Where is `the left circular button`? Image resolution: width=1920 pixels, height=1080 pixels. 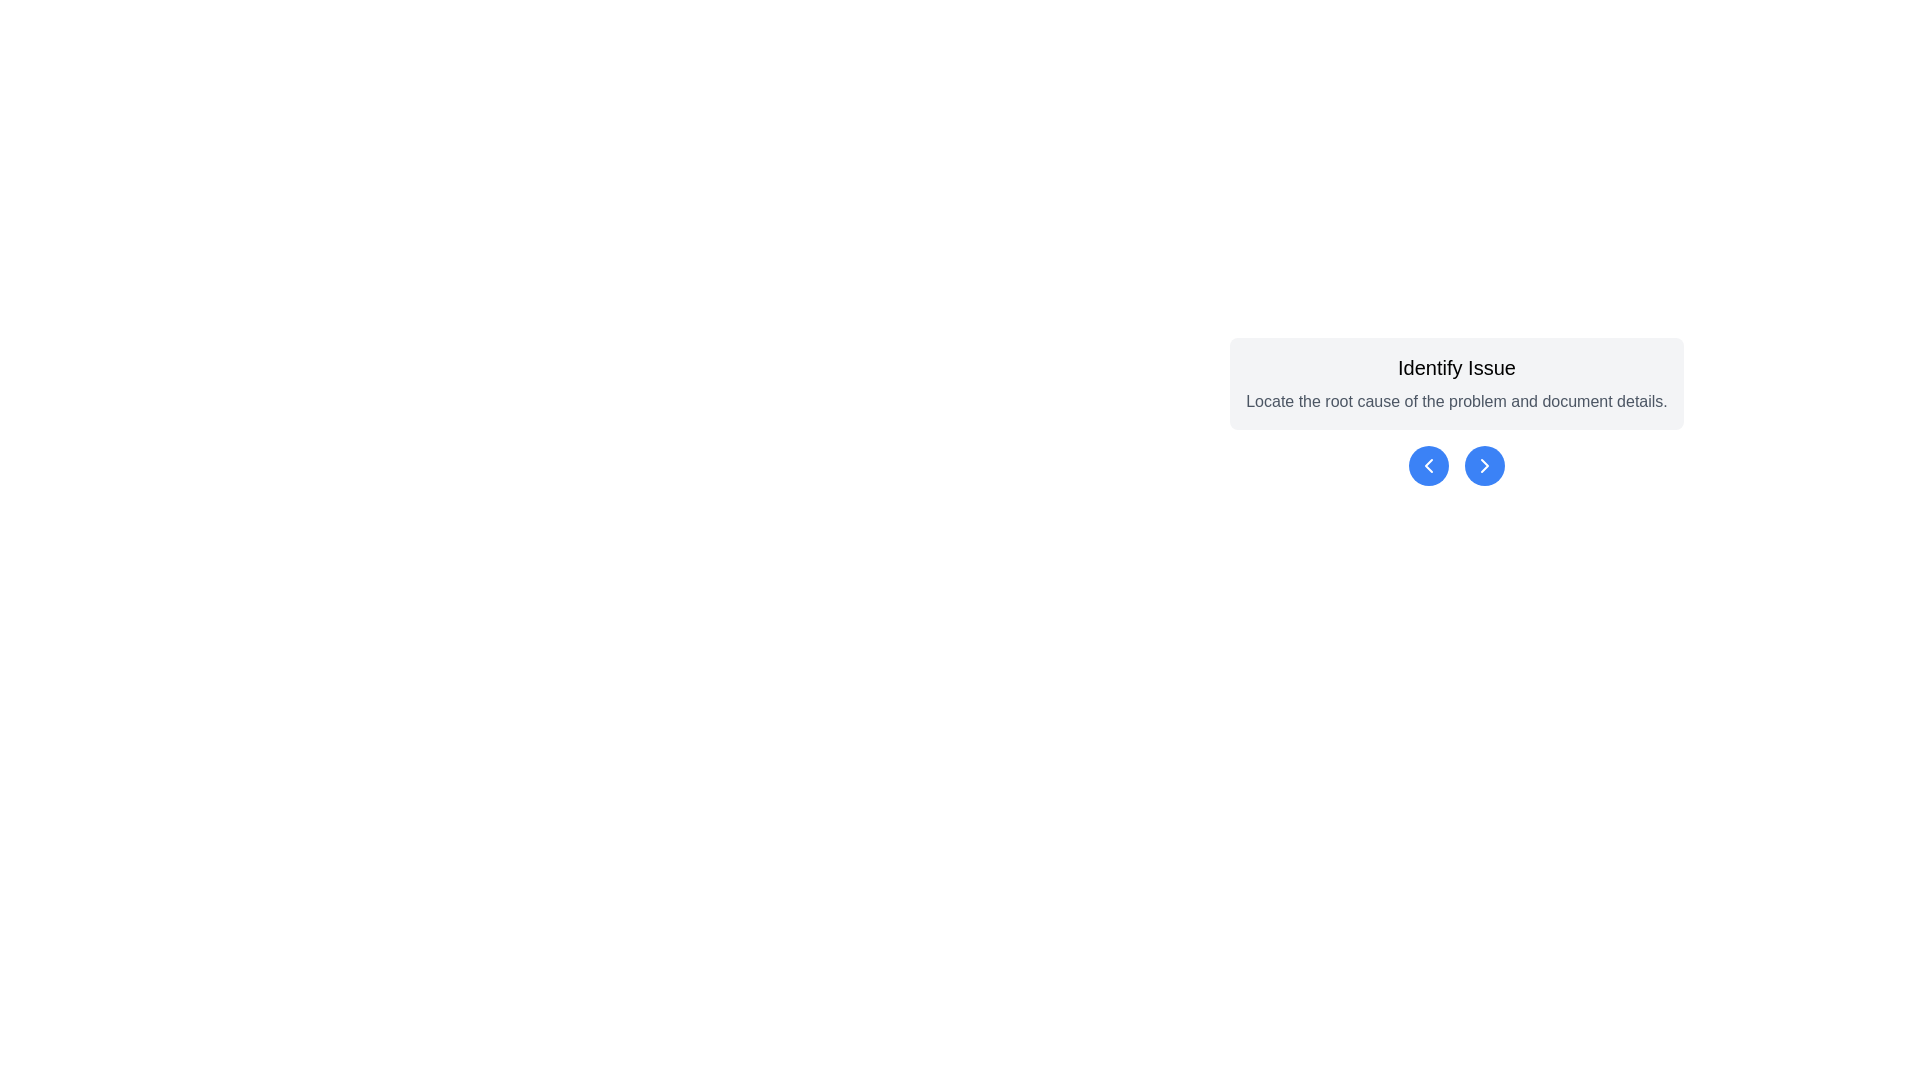 the left circular button is located at coordinates (1428, 466).